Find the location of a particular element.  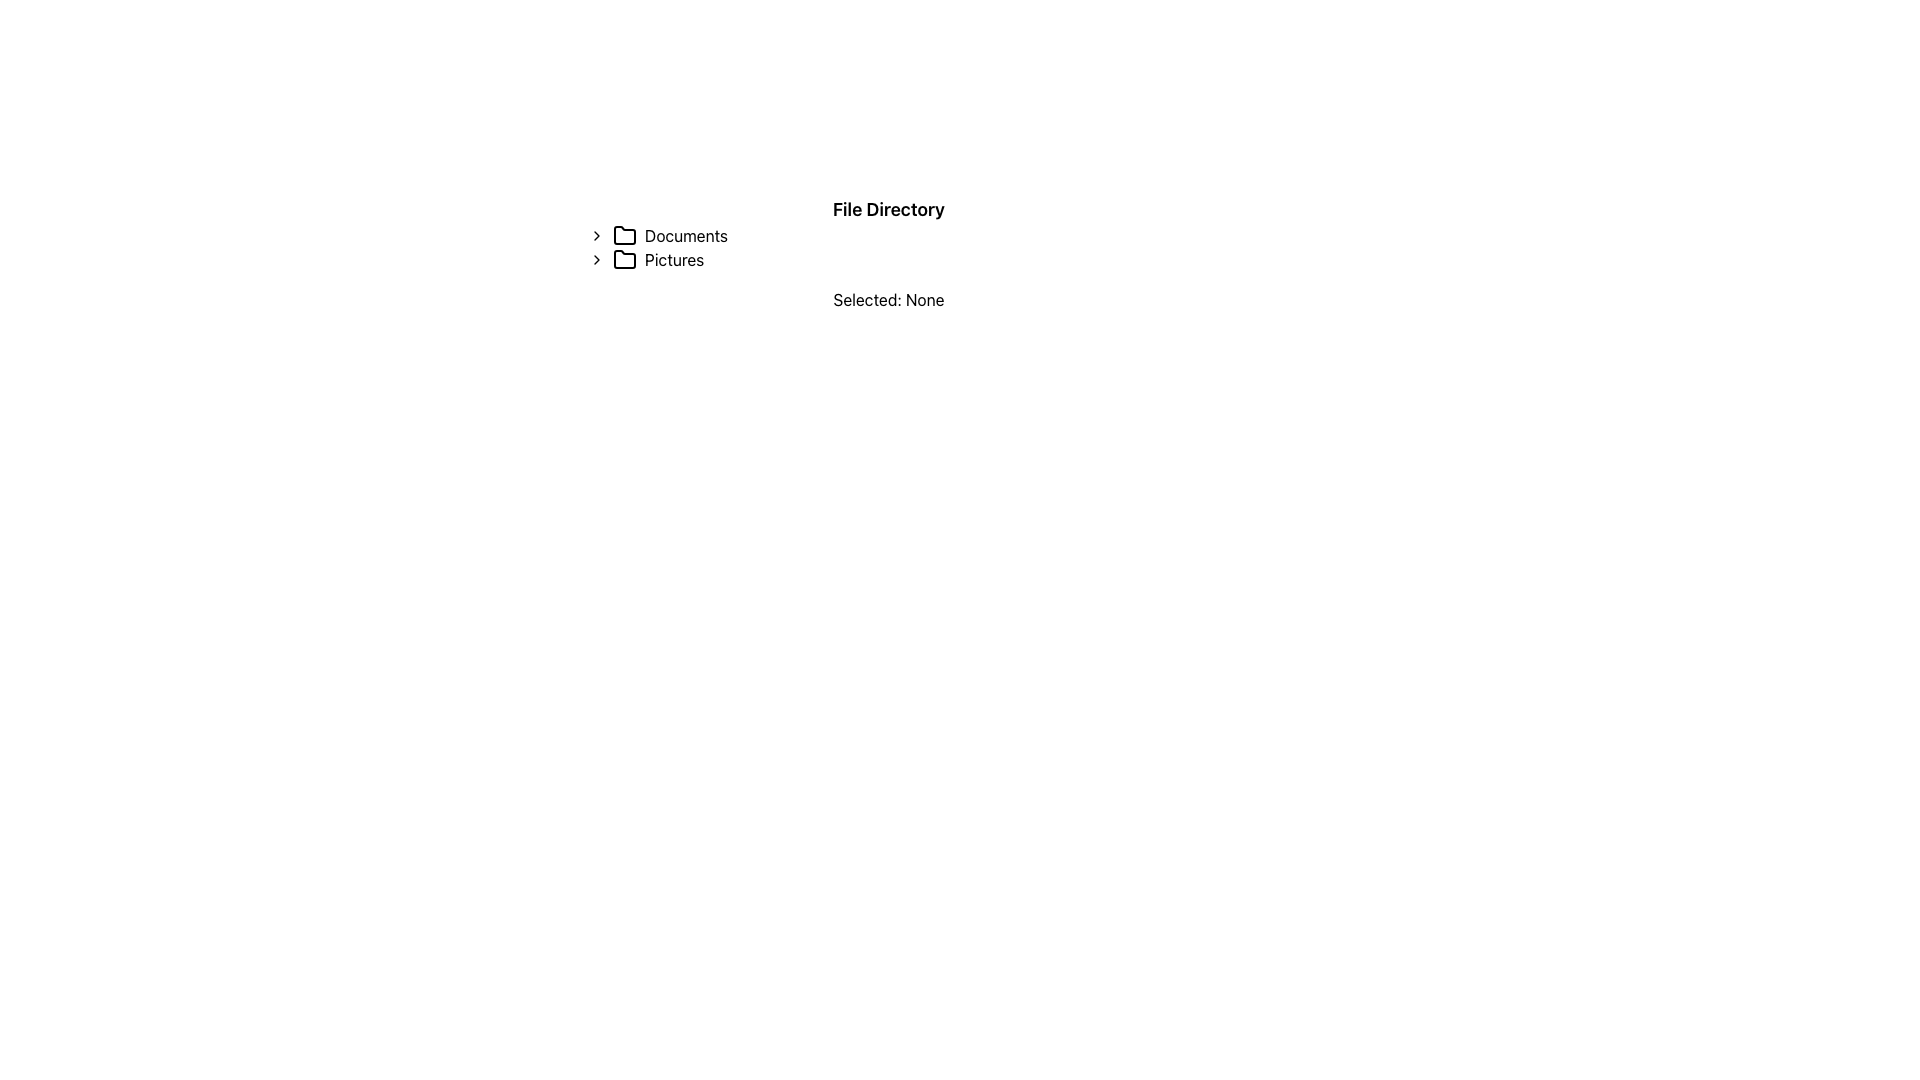

the folder icon representing 'Pictures' in the file directory is located at coordinates (623, 258).